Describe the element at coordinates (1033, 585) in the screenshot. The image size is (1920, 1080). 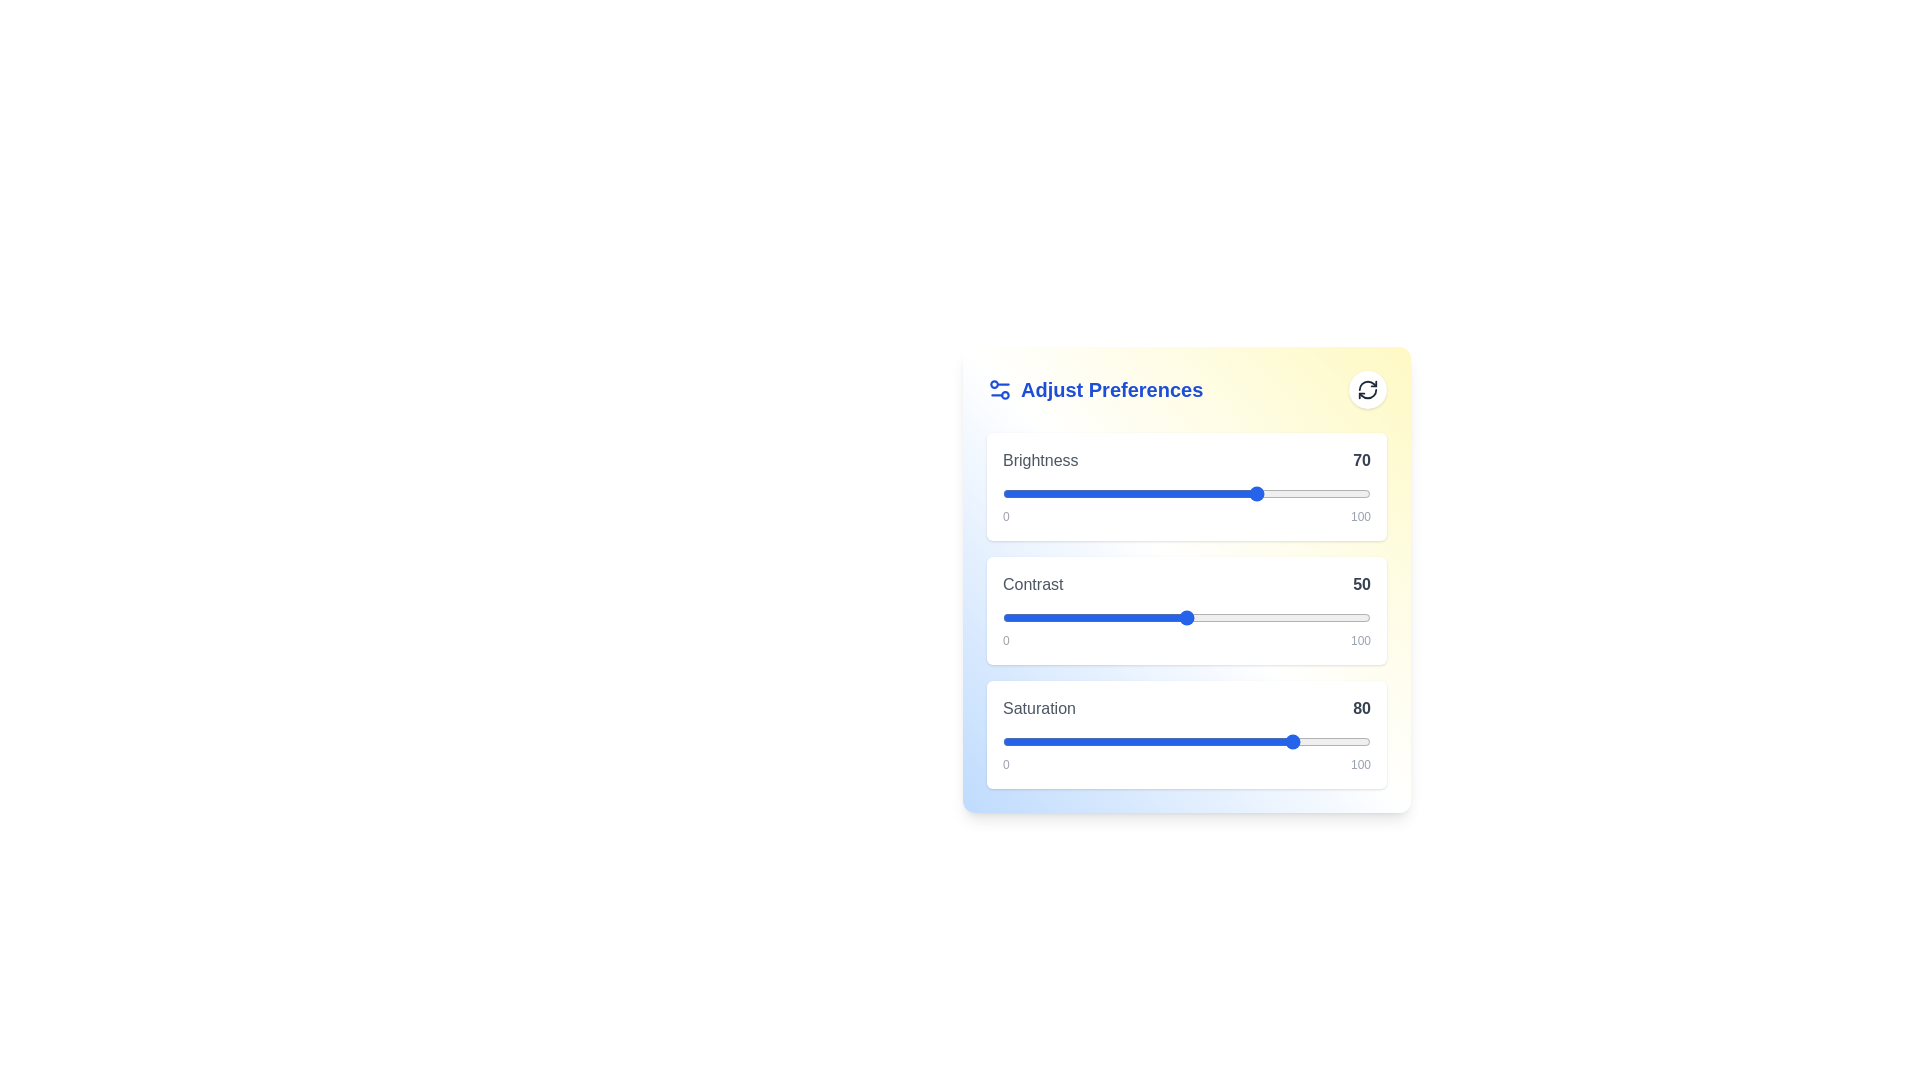
I see `the text label displaying the word 'Contrast', which is styled in gray color and located to the left of the numeric value '50' above the slider control` at that location.